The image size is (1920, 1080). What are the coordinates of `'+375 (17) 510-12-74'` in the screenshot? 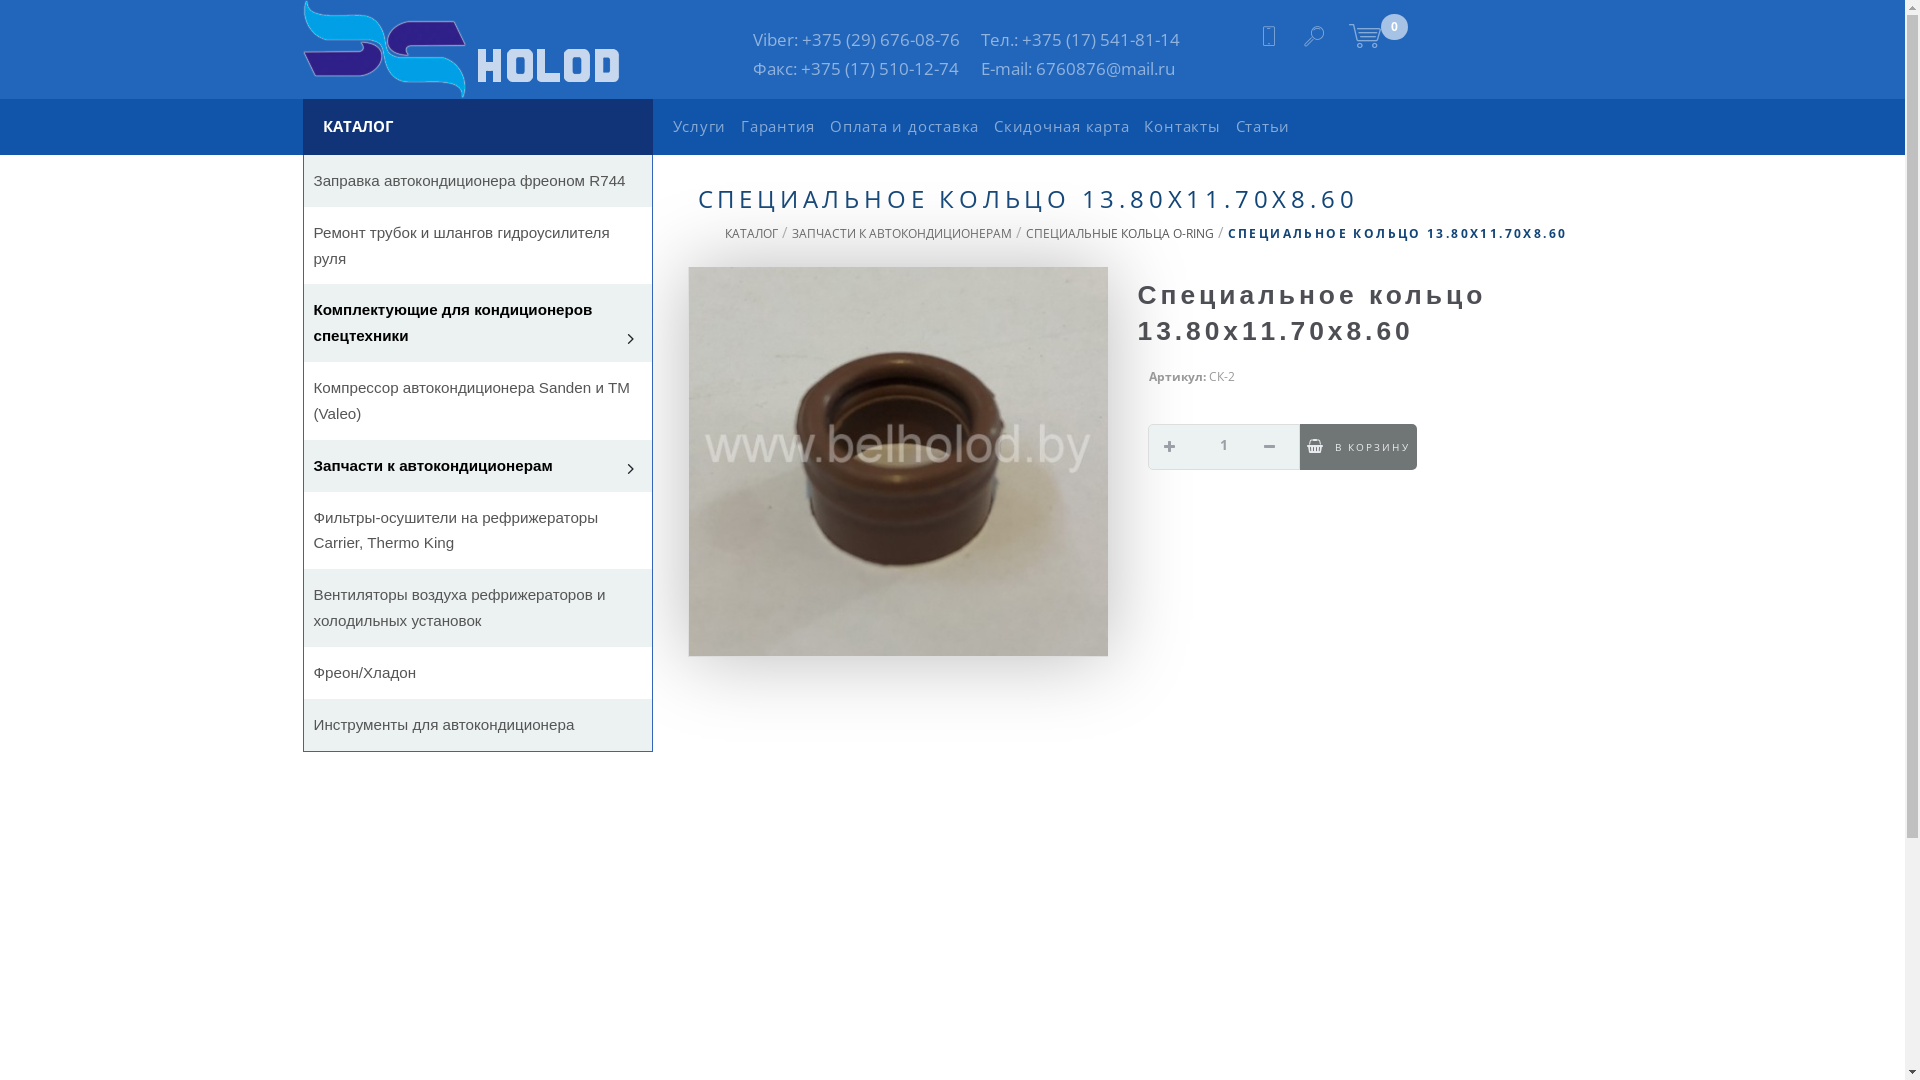 It's located at (879, 67).